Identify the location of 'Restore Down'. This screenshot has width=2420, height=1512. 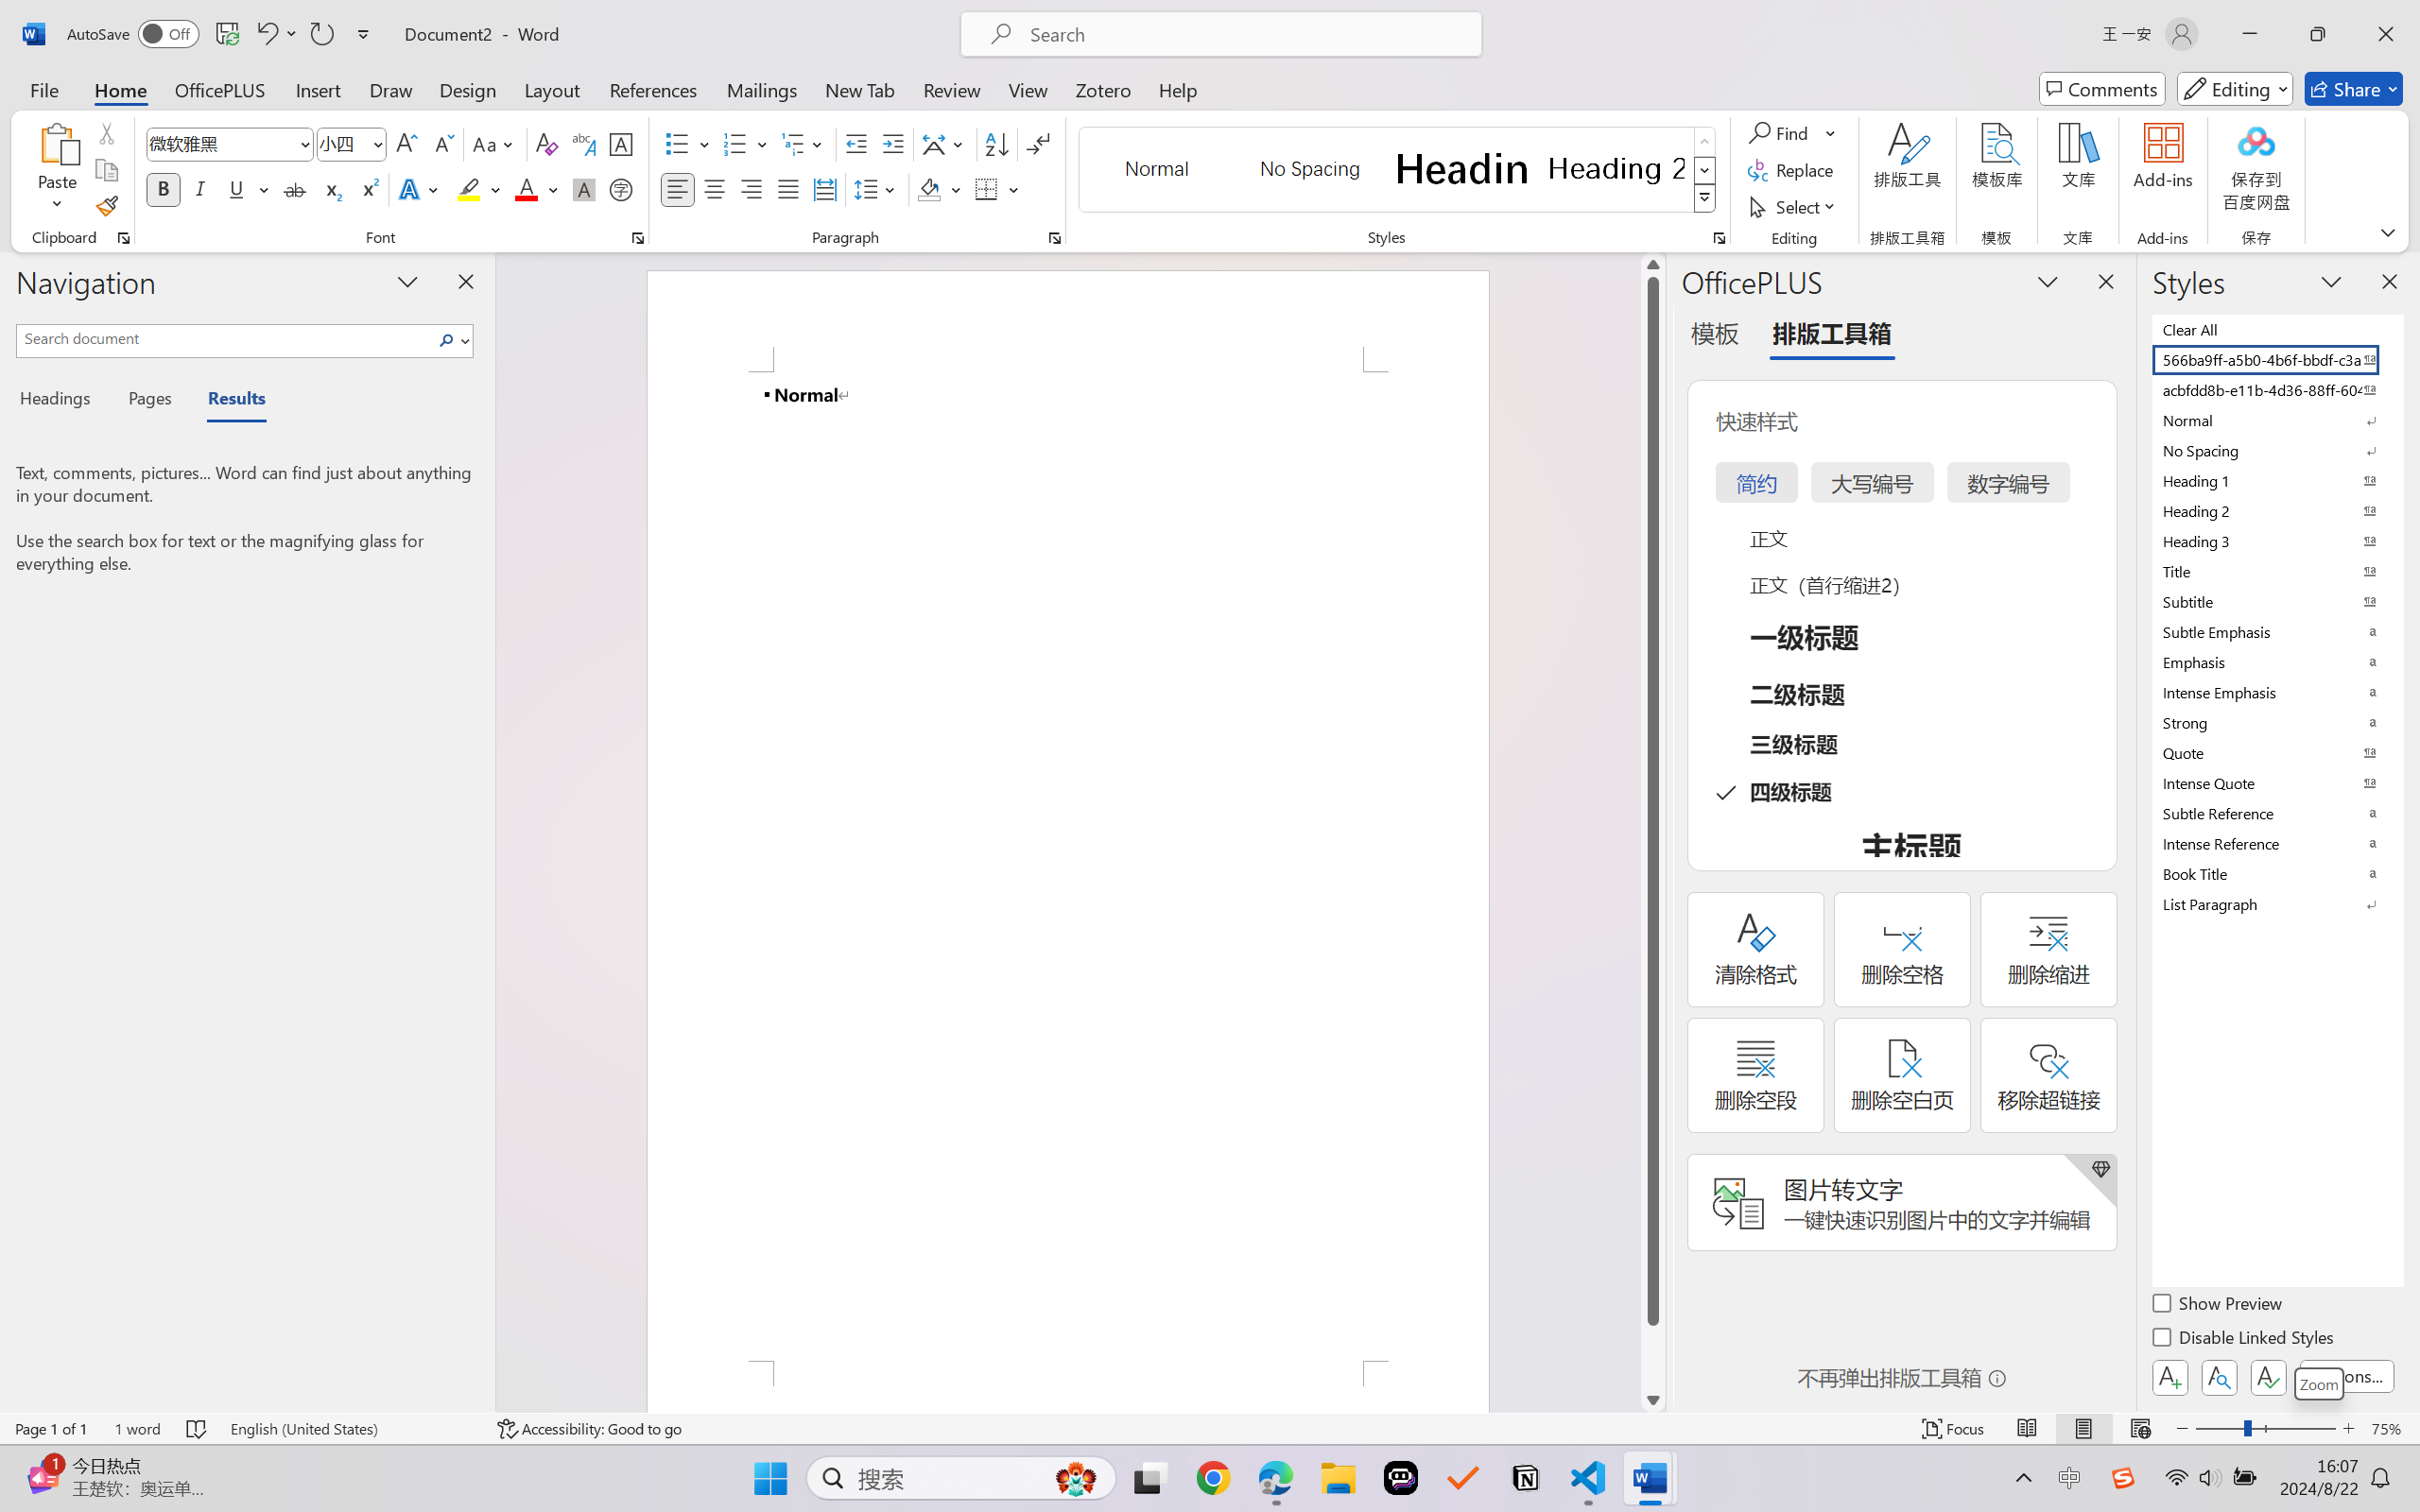
(2318, 33).